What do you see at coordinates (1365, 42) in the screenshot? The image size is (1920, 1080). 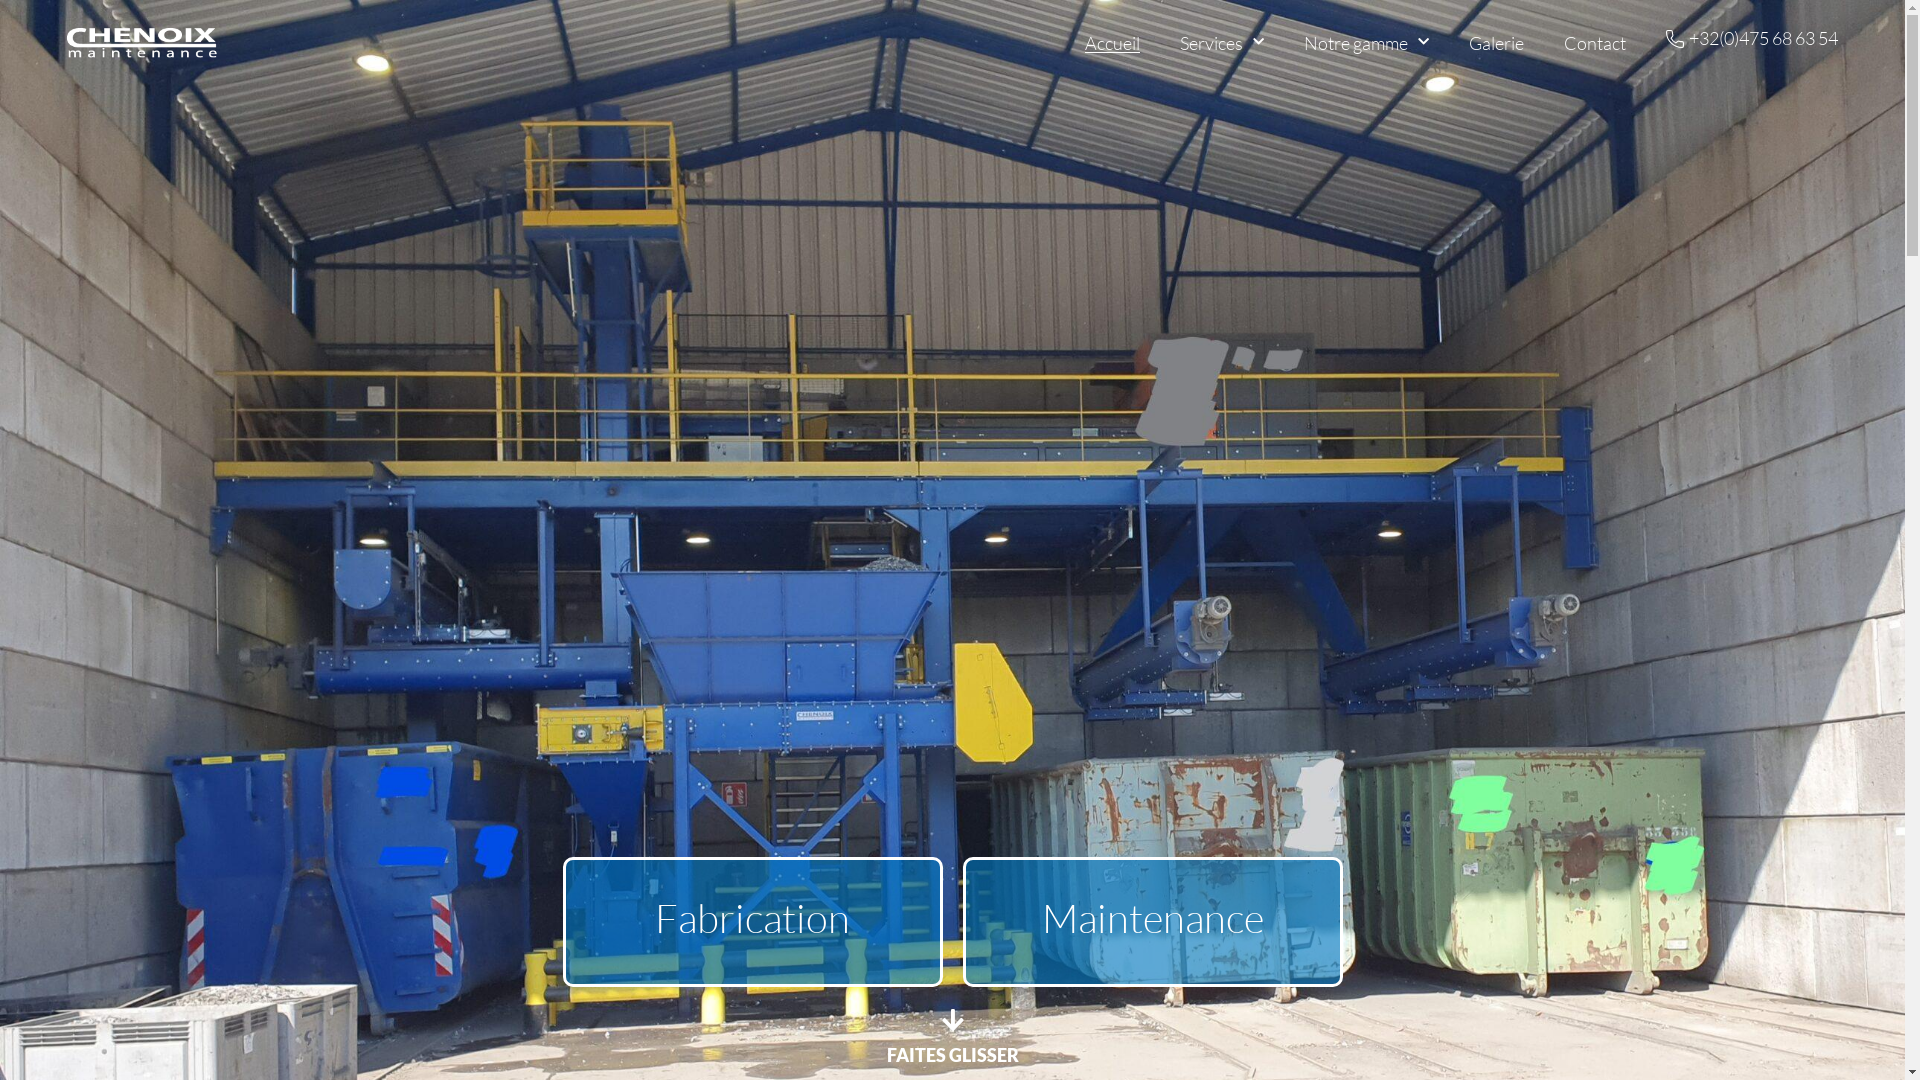 I see `'Notre gamme'` at bounding box center [1365, 42].